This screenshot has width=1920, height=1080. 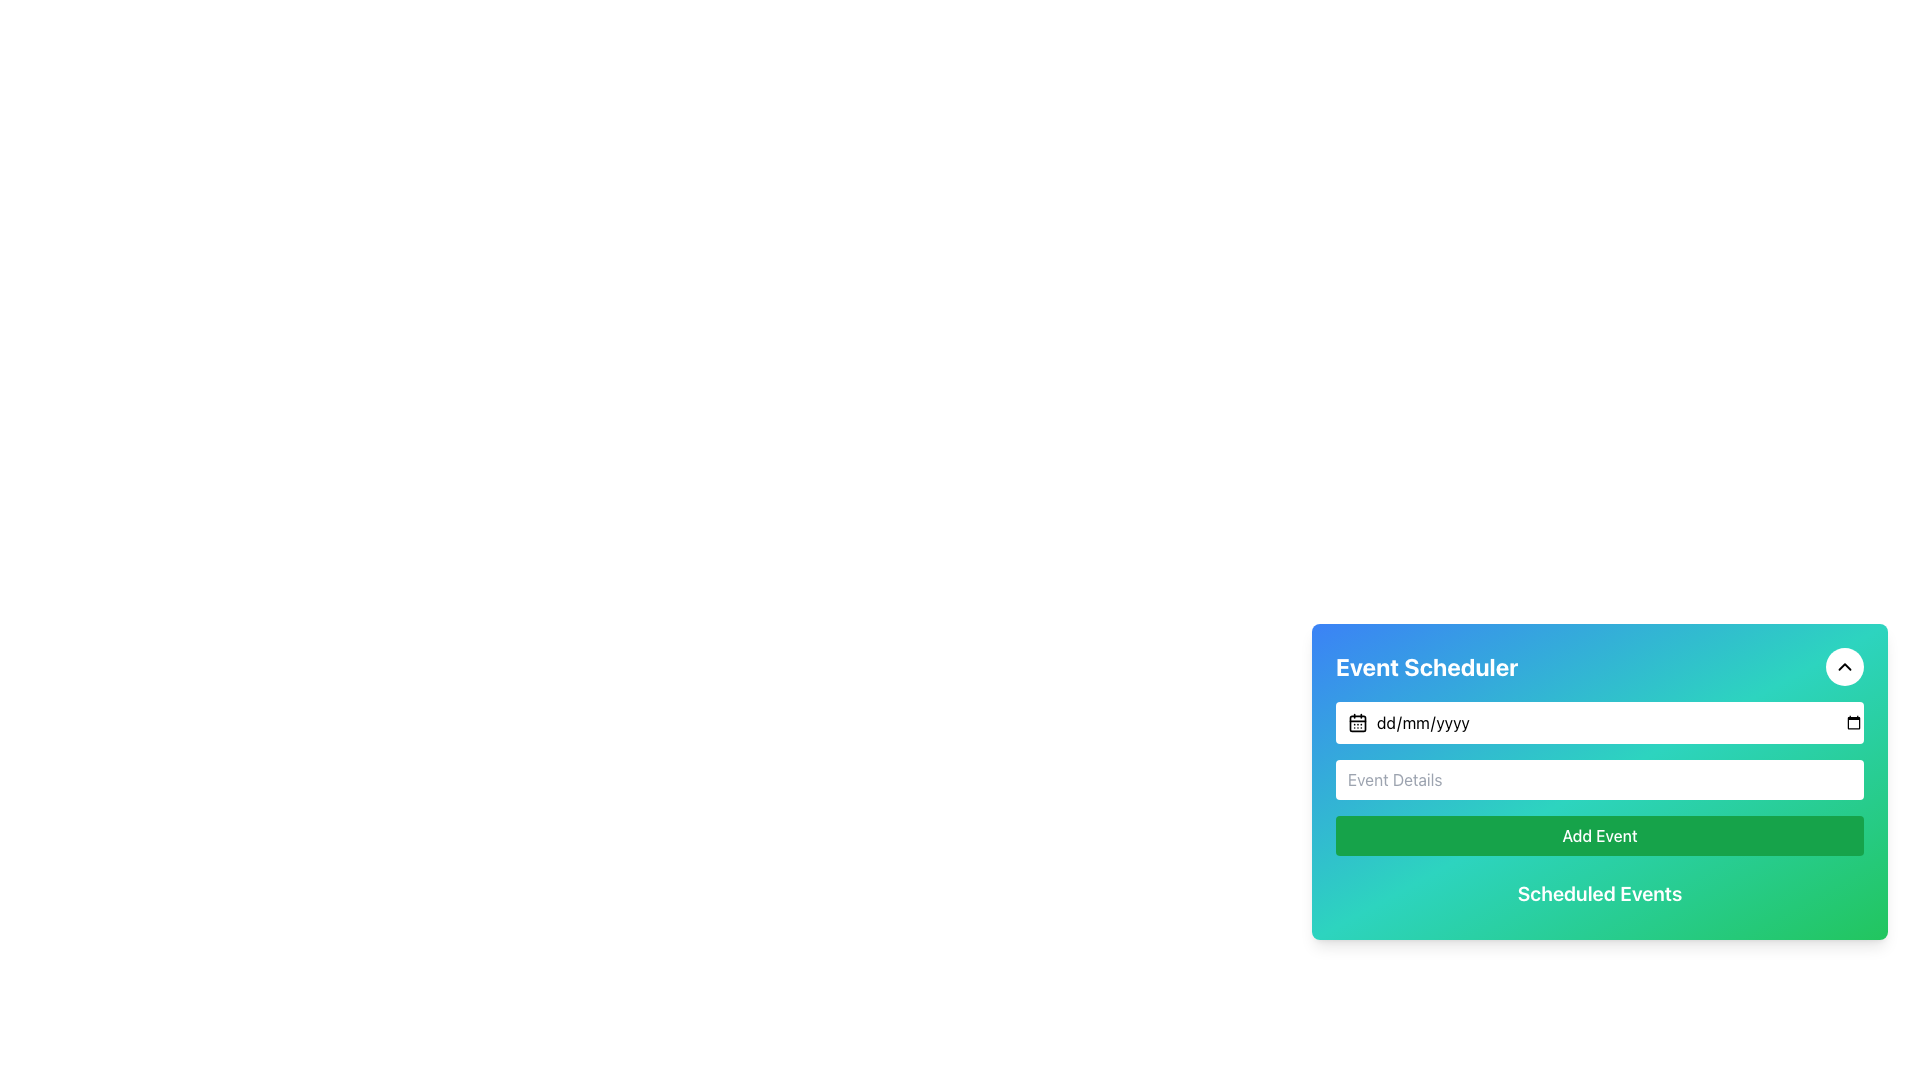 What do you see at coordinates (1598, 836) in the screenshot?
I see `the 'Add Event' button located at the bottom of the 'Event Scheduler' panel` at bounding box center [1598, 836].